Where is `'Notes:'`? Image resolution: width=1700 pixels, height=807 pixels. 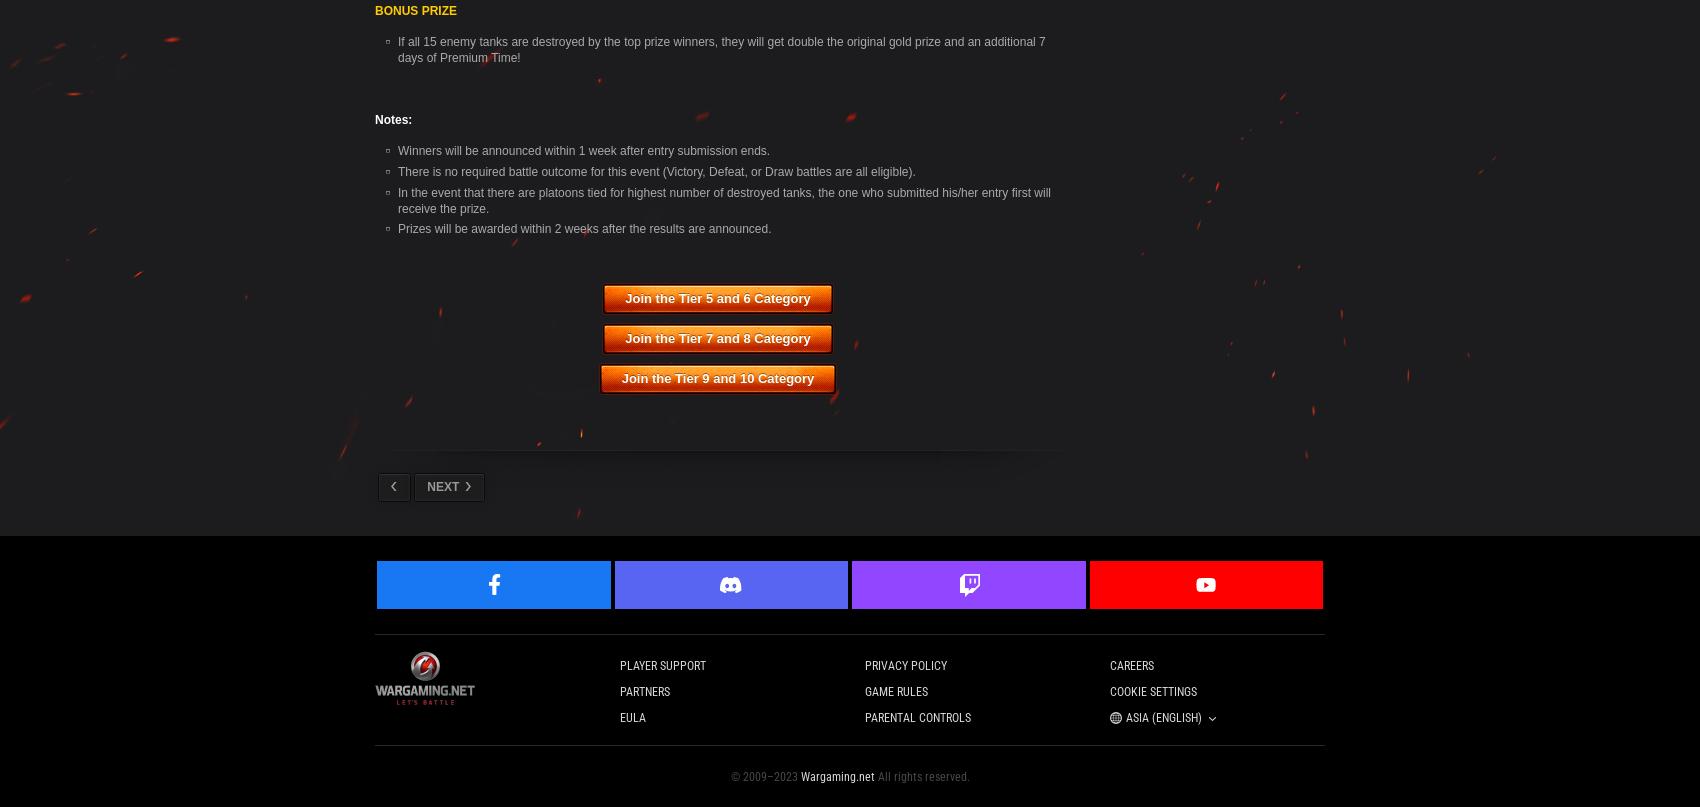 'Notes:' is located at coordinates (392, 118).